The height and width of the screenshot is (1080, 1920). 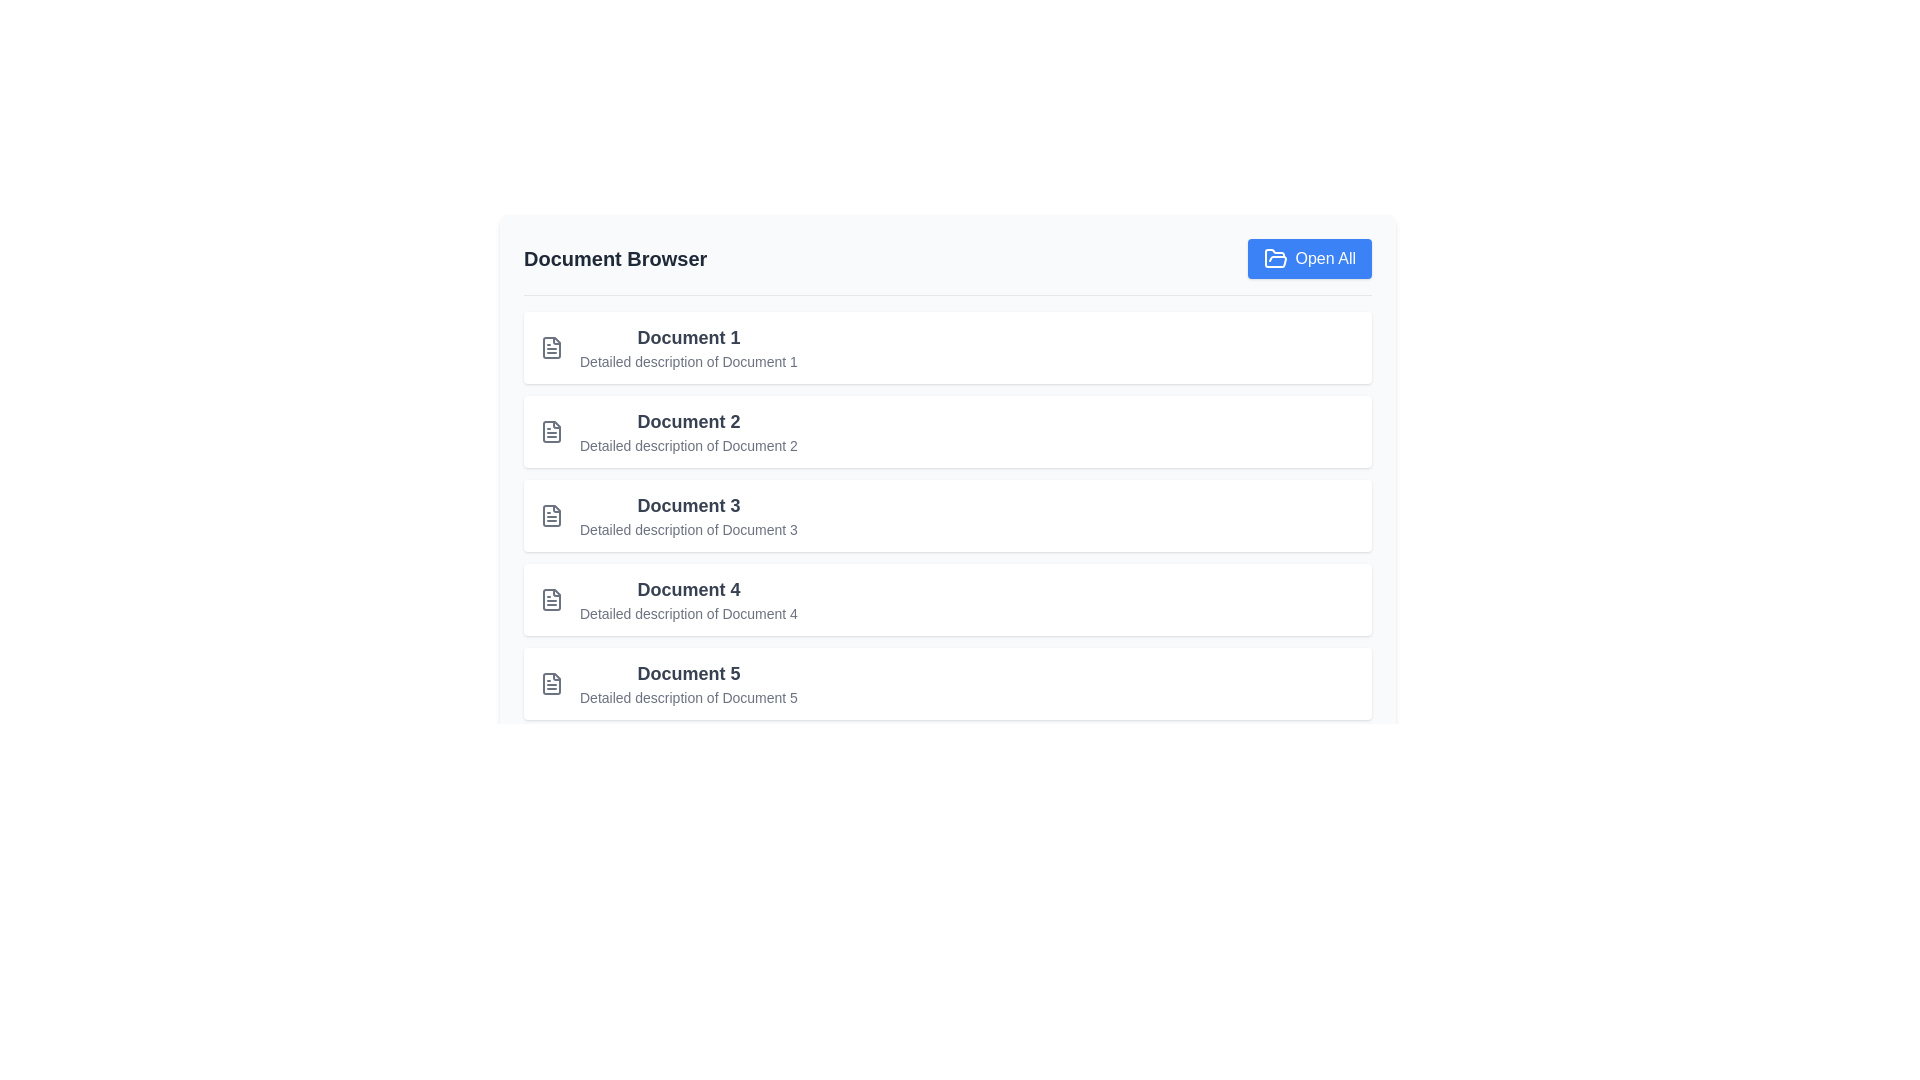 What do you see at coordinates (688, 504) in the screenshot?
I see `the text label displaying 'Document 3', which is styled in bold and larger font, positioned as the heading of the third card in the main content area` at bounding box center [688, 504].